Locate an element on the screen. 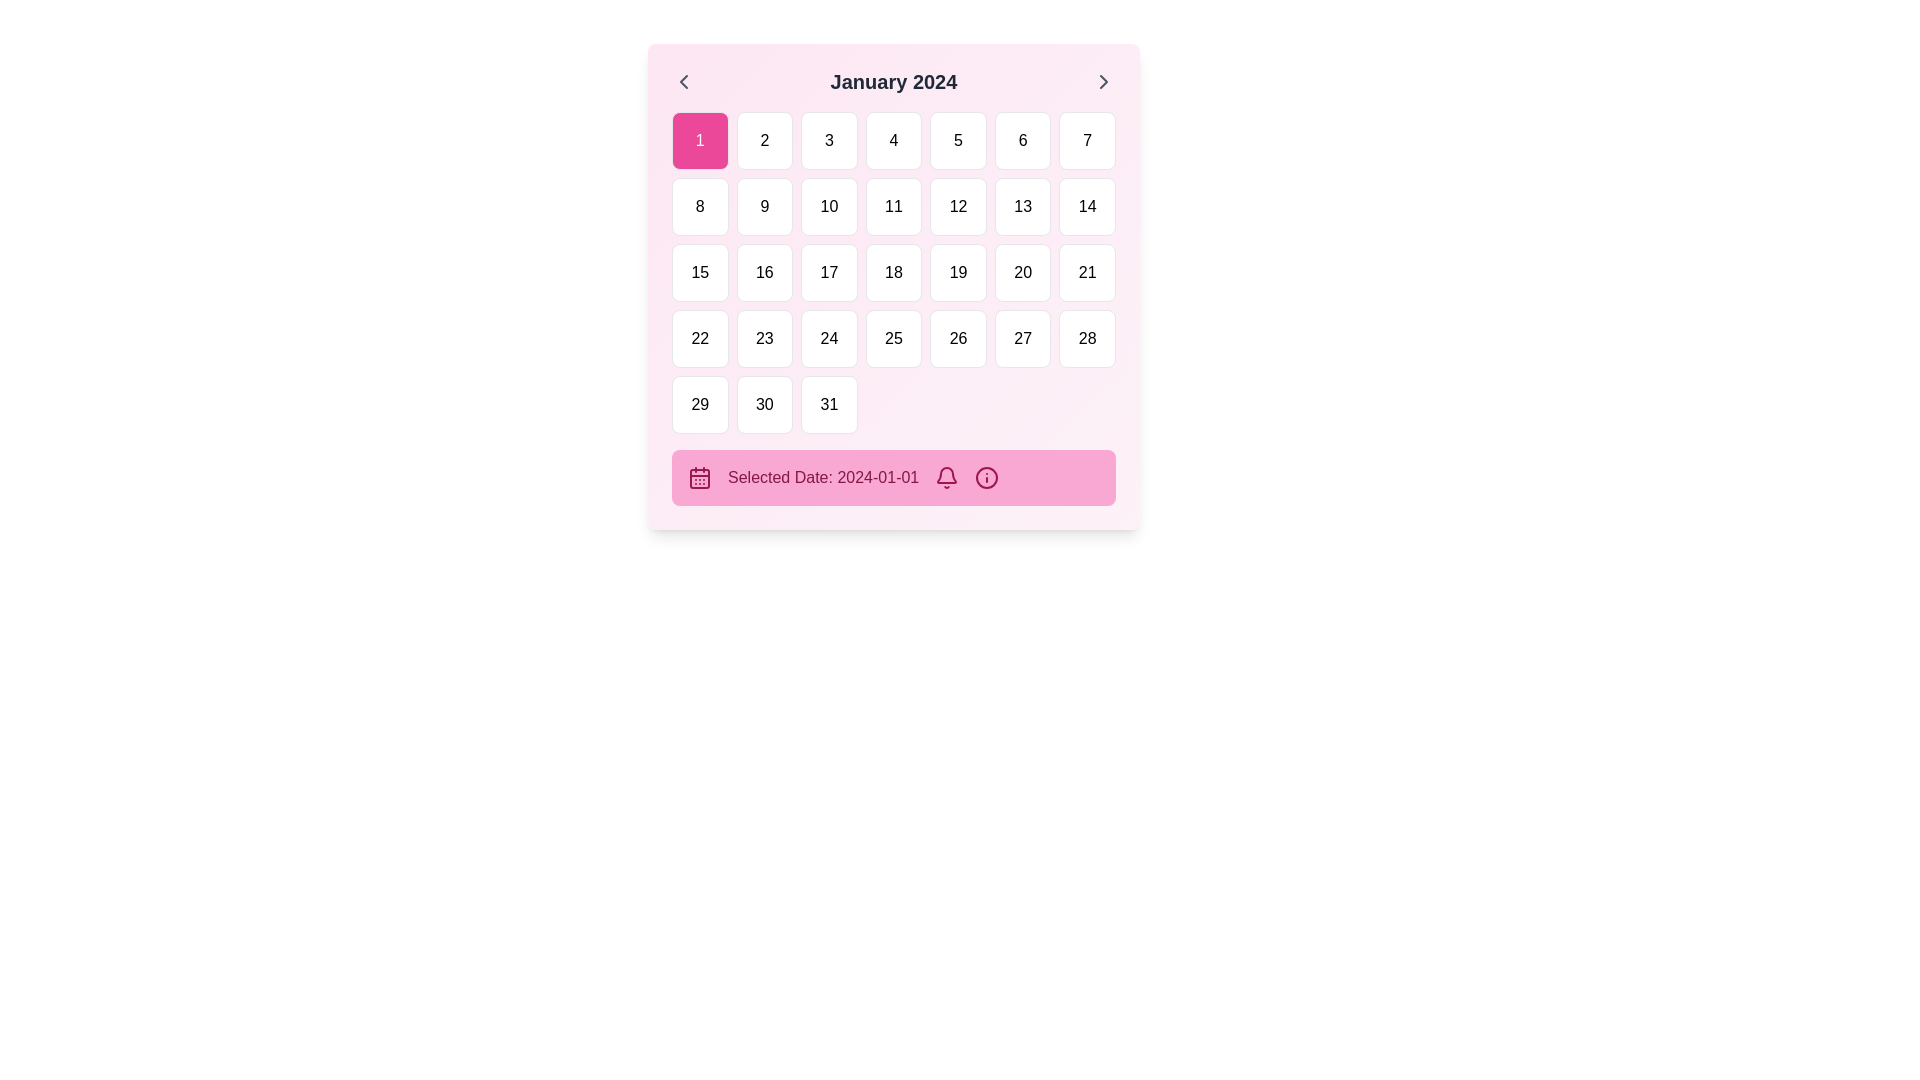 This screenshot has height=1080, width=1920. the bell-shaped notification icon, which is pink and located below the calendar next to 'Selected Date: 2024-01-01' is located at coordinates (946, 478).